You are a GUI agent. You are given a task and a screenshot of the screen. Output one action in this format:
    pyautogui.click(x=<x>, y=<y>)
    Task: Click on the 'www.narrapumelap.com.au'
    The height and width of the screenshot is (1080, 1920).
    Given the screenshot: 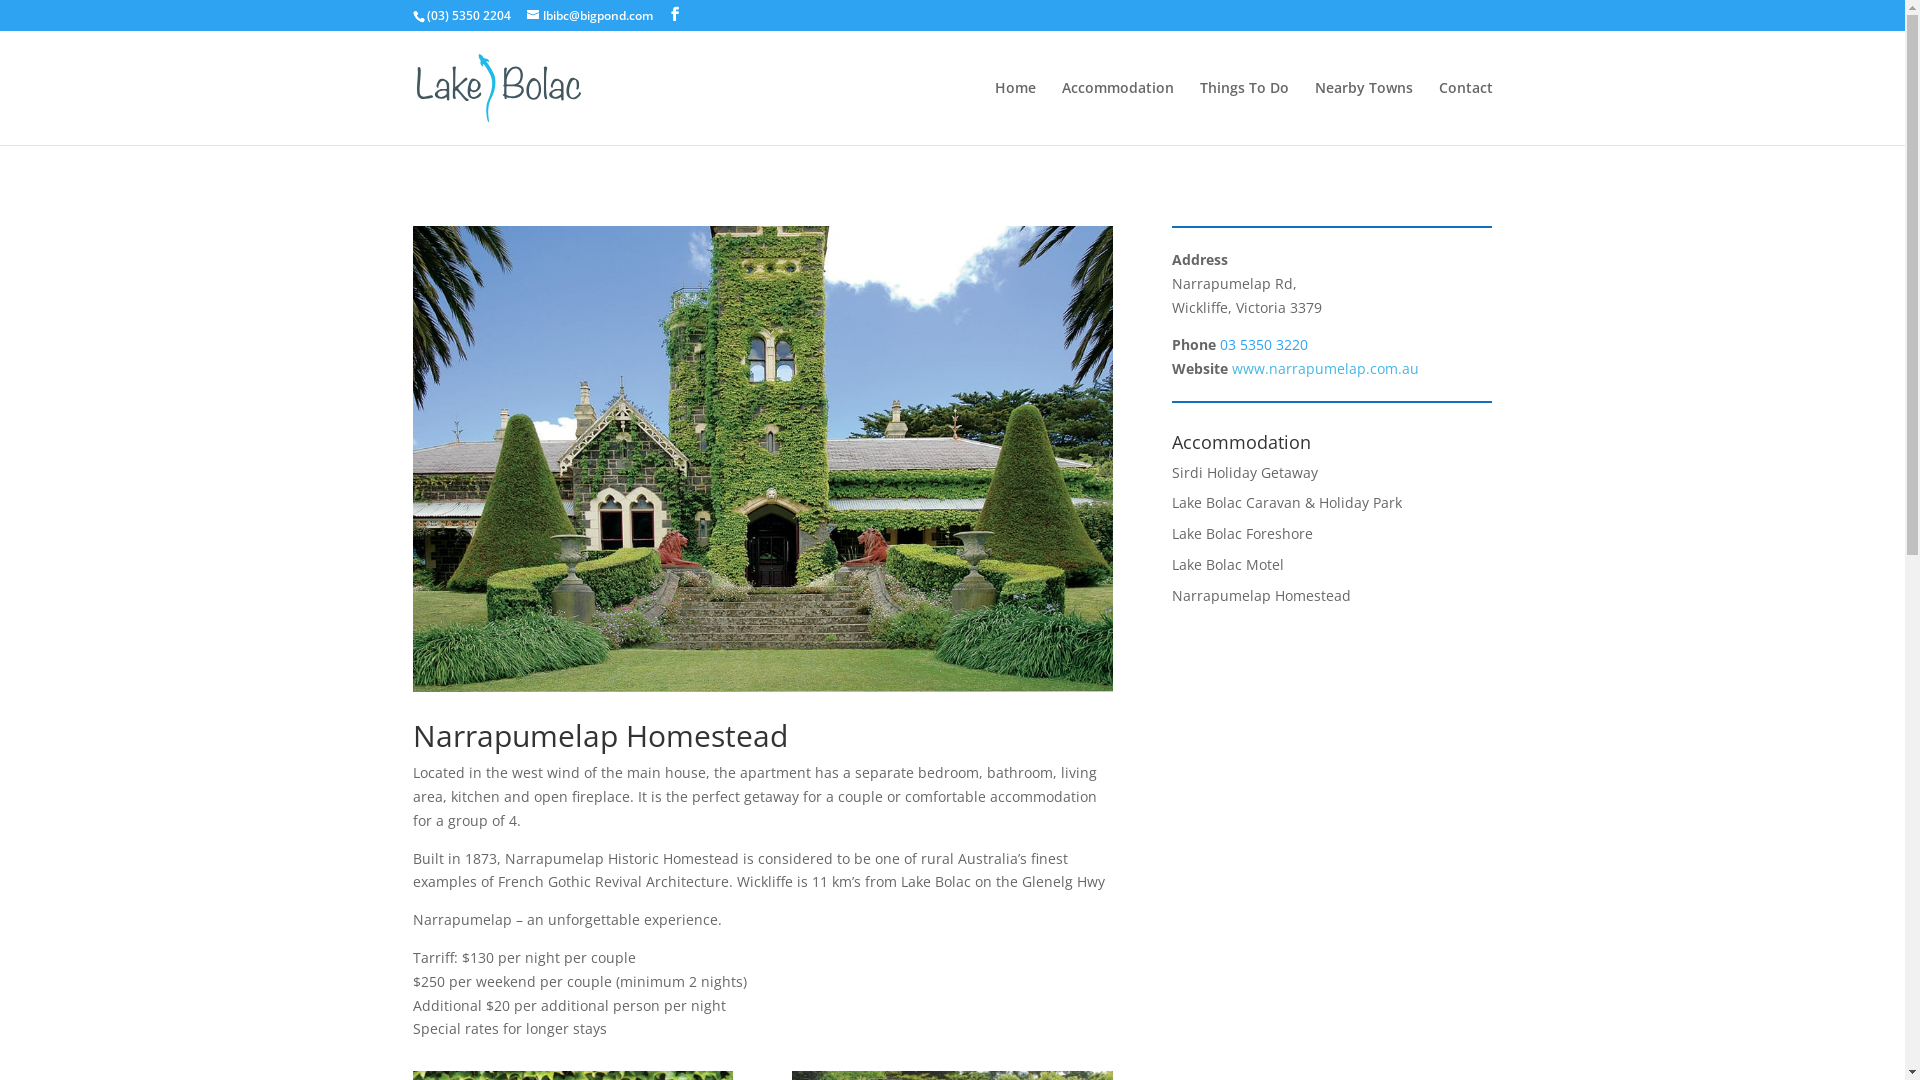 What is the action you would take?
    pyautogui.click(x=1231, y=368)
    